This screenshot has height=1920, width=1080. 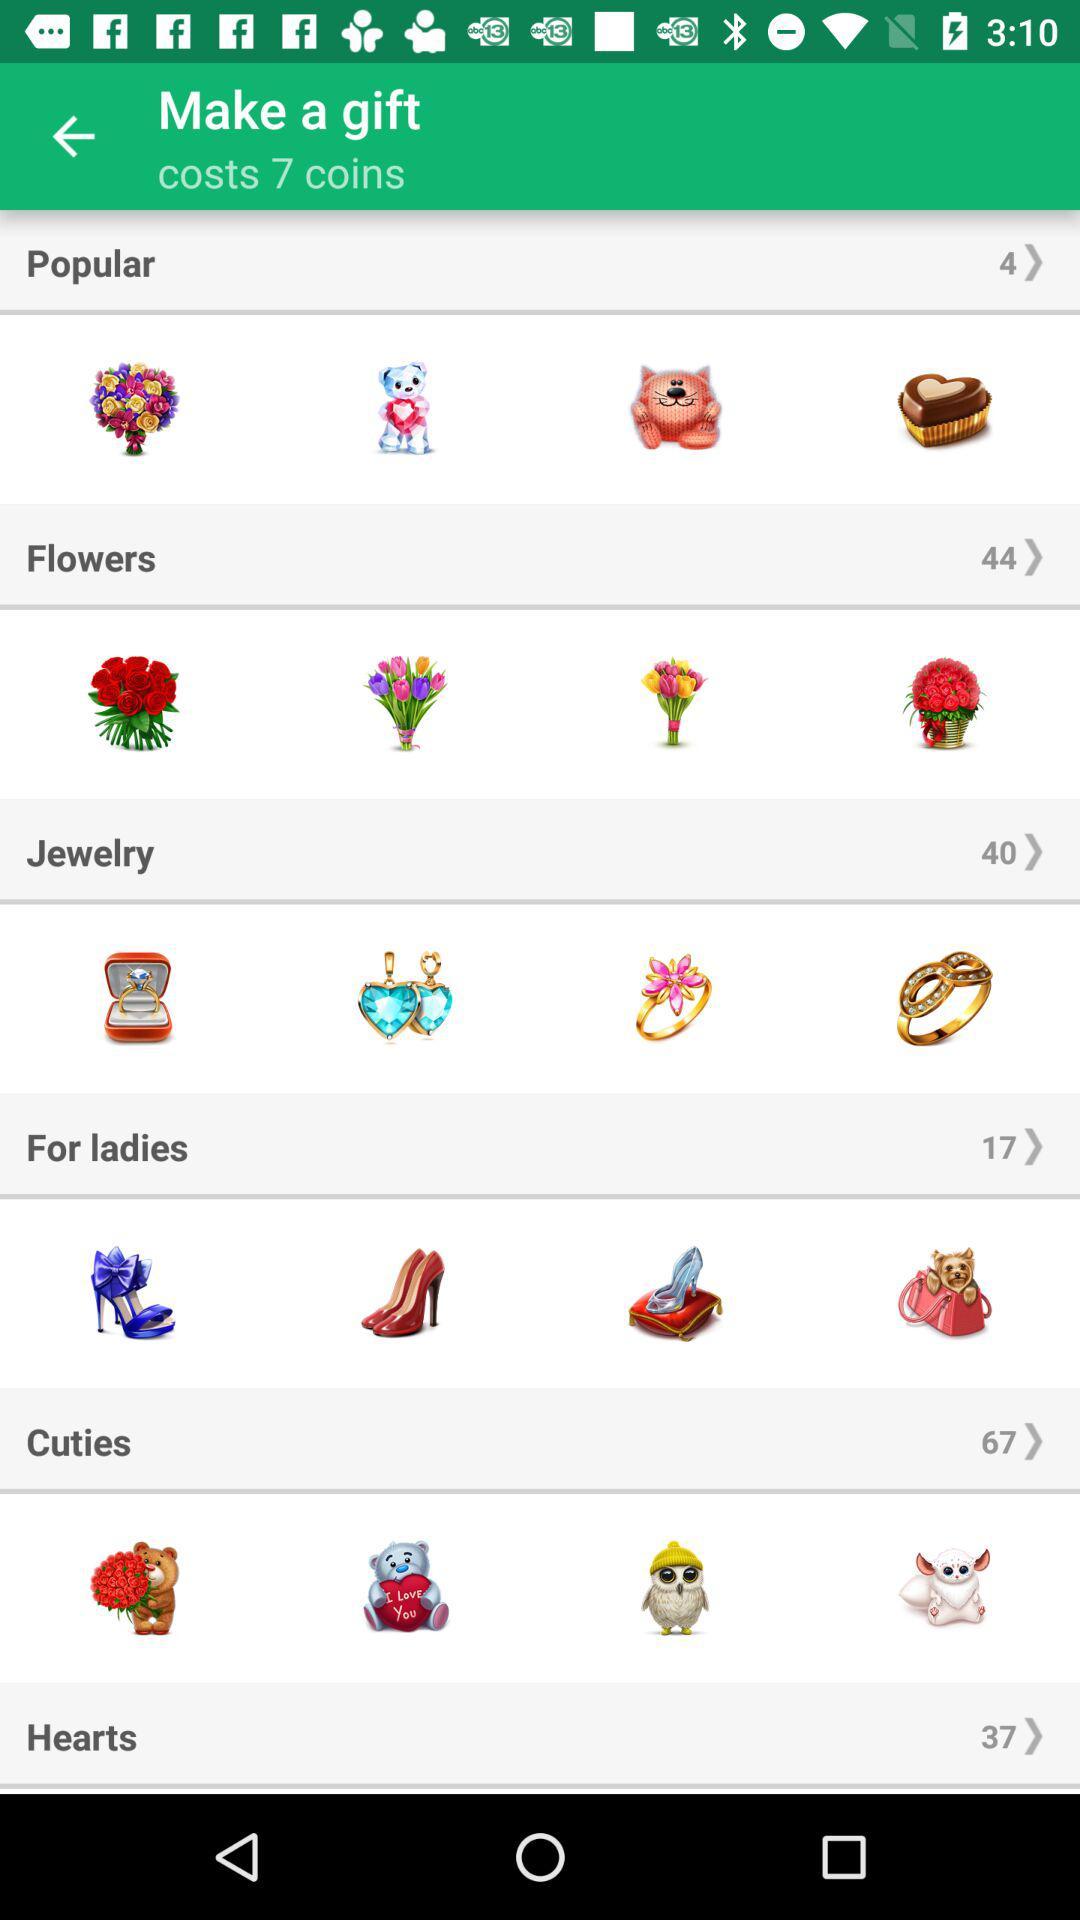 I want to click on gift option, so click(x=675, y=1587).